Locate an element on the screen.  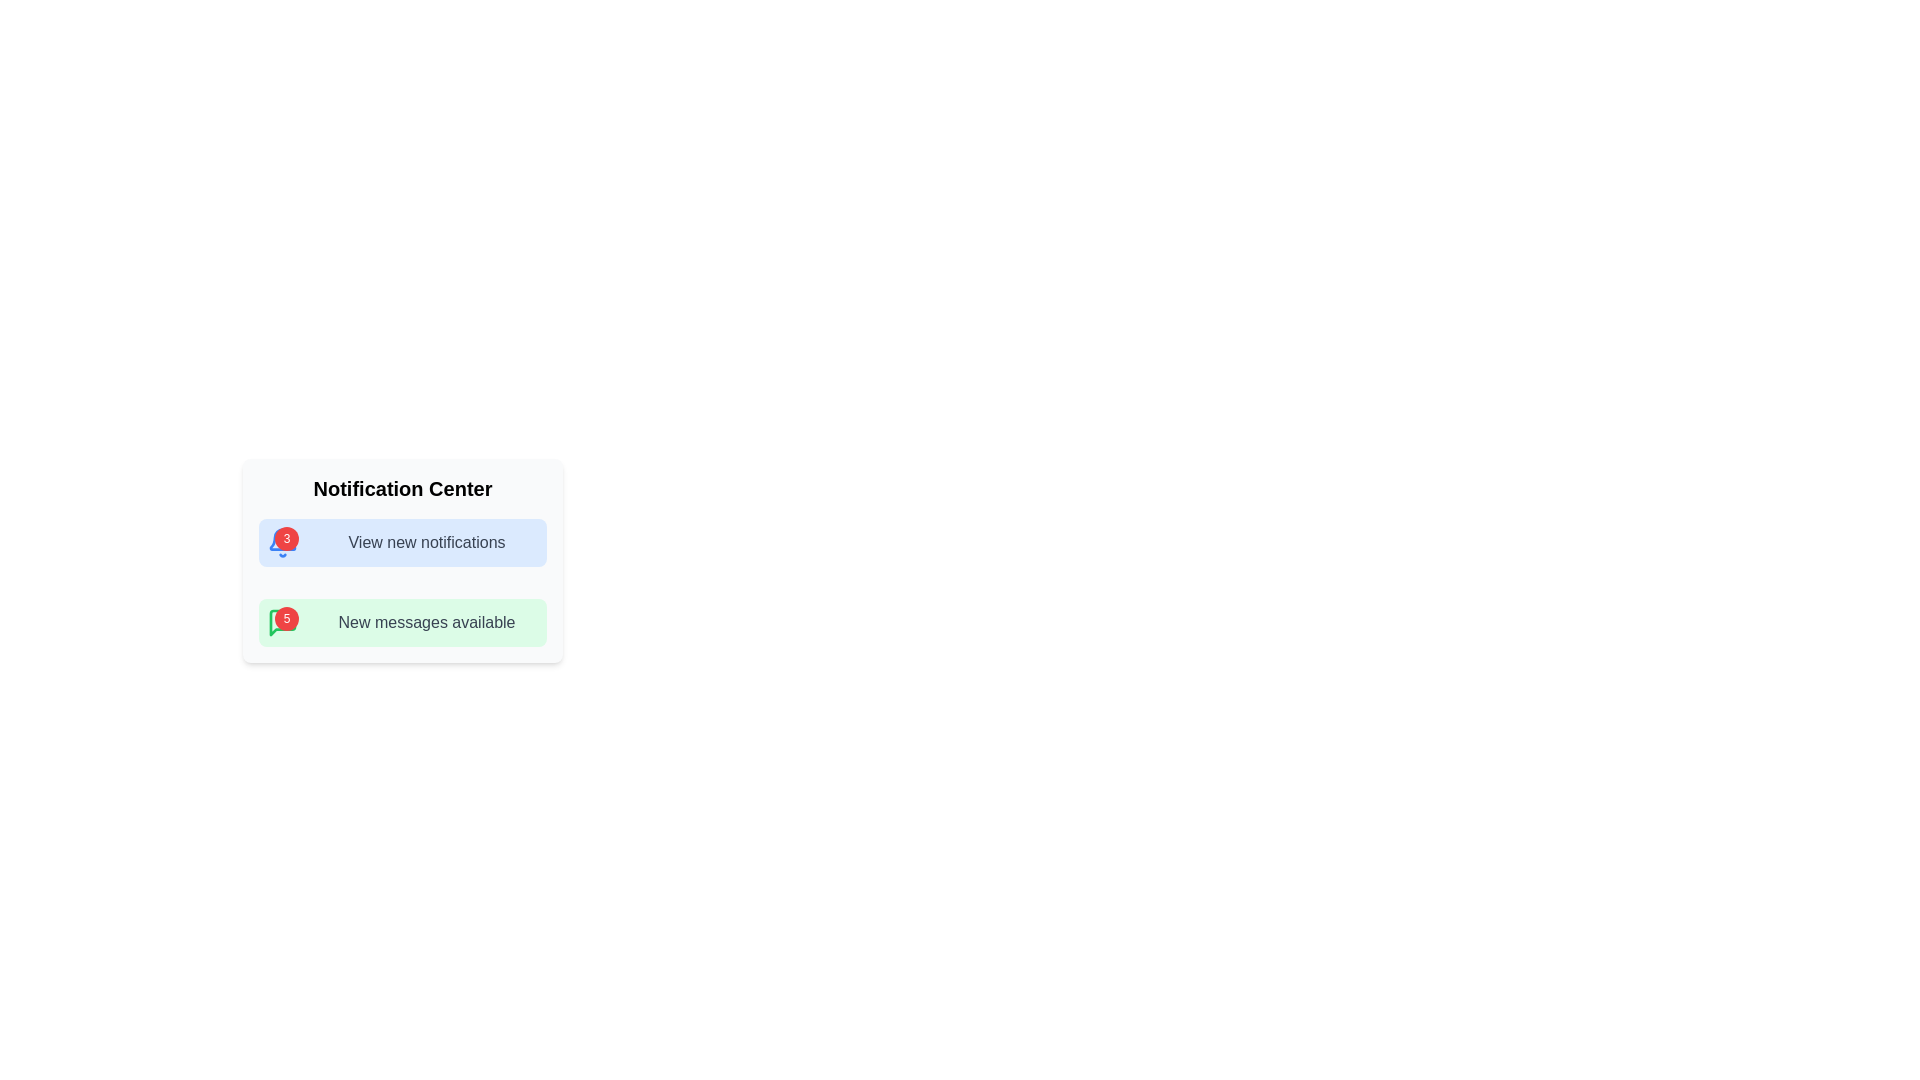
the red circular badge containing the number '3', which is positioned at the top right corner of the blue bell icon in the 'View new notifications' section is located at coordinates (282, 543).